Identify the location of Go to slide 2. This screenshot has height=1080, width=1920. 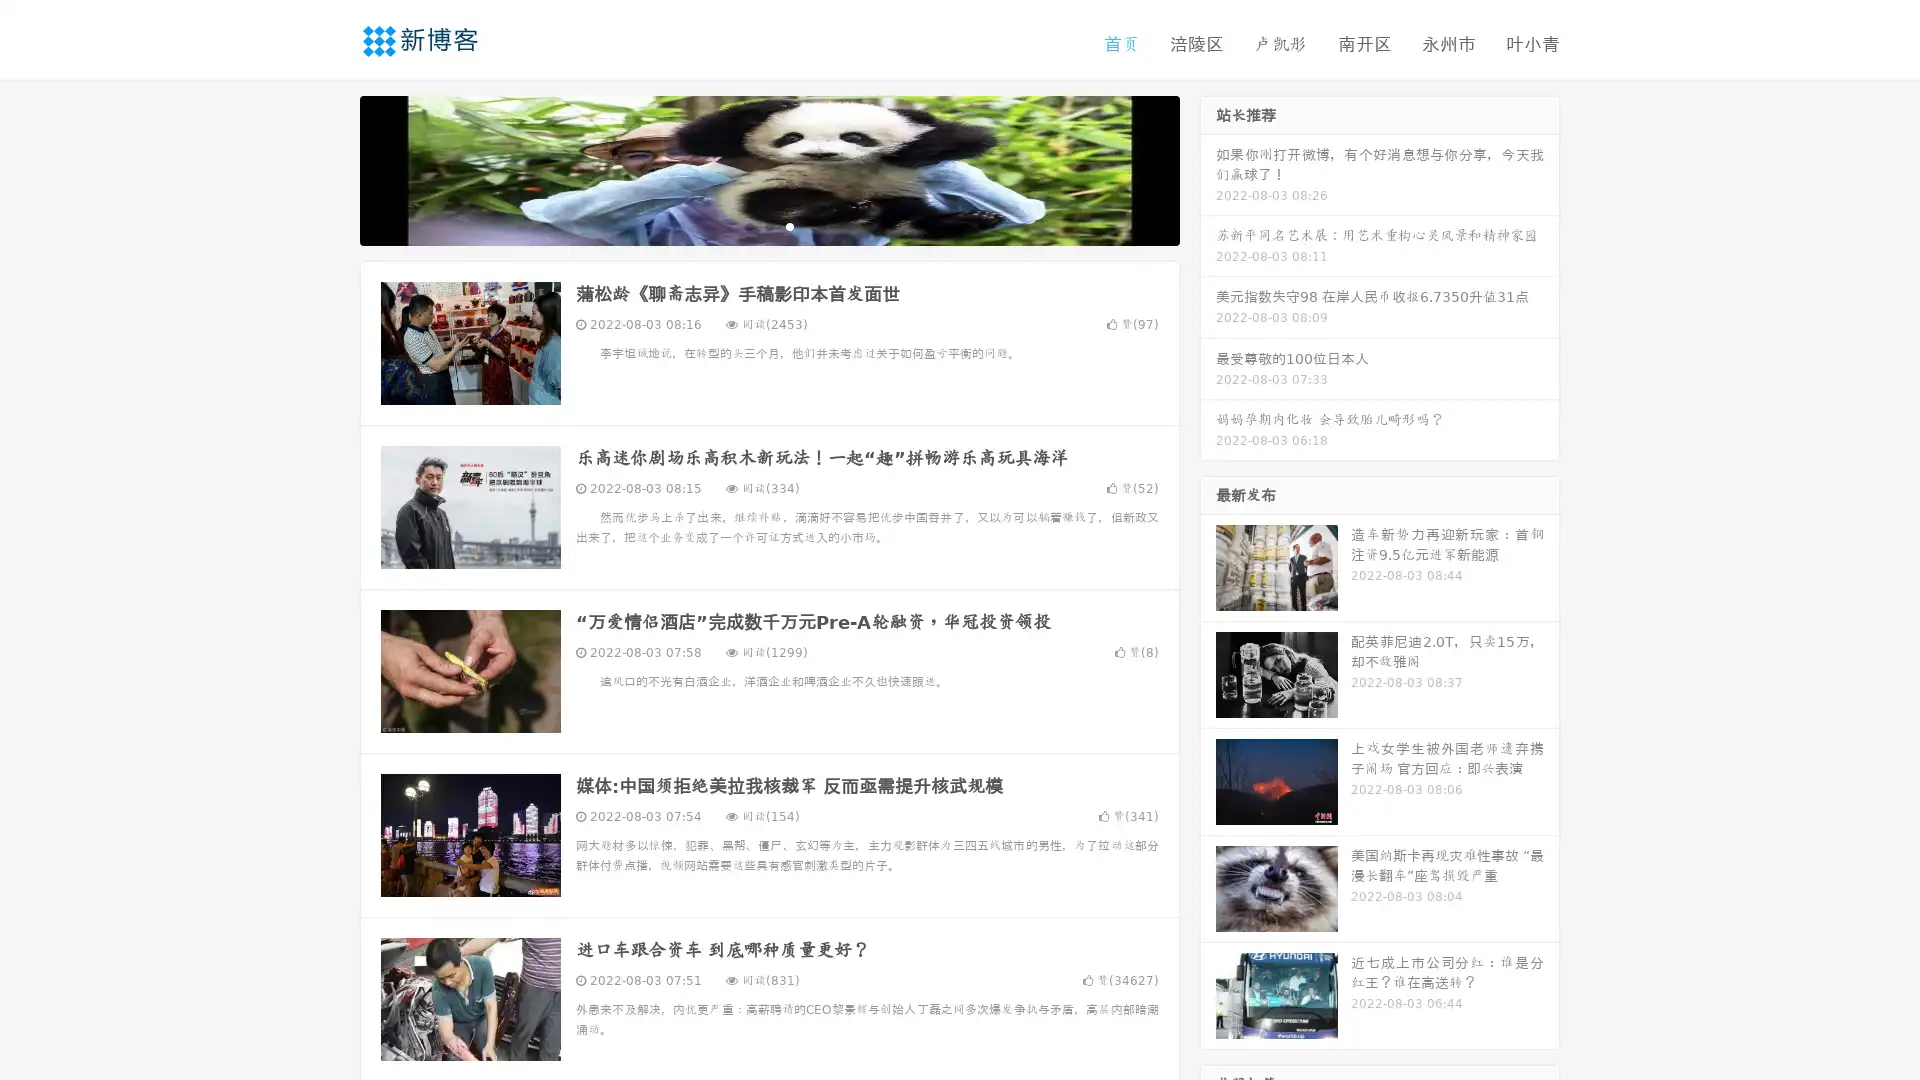
(768, 225).